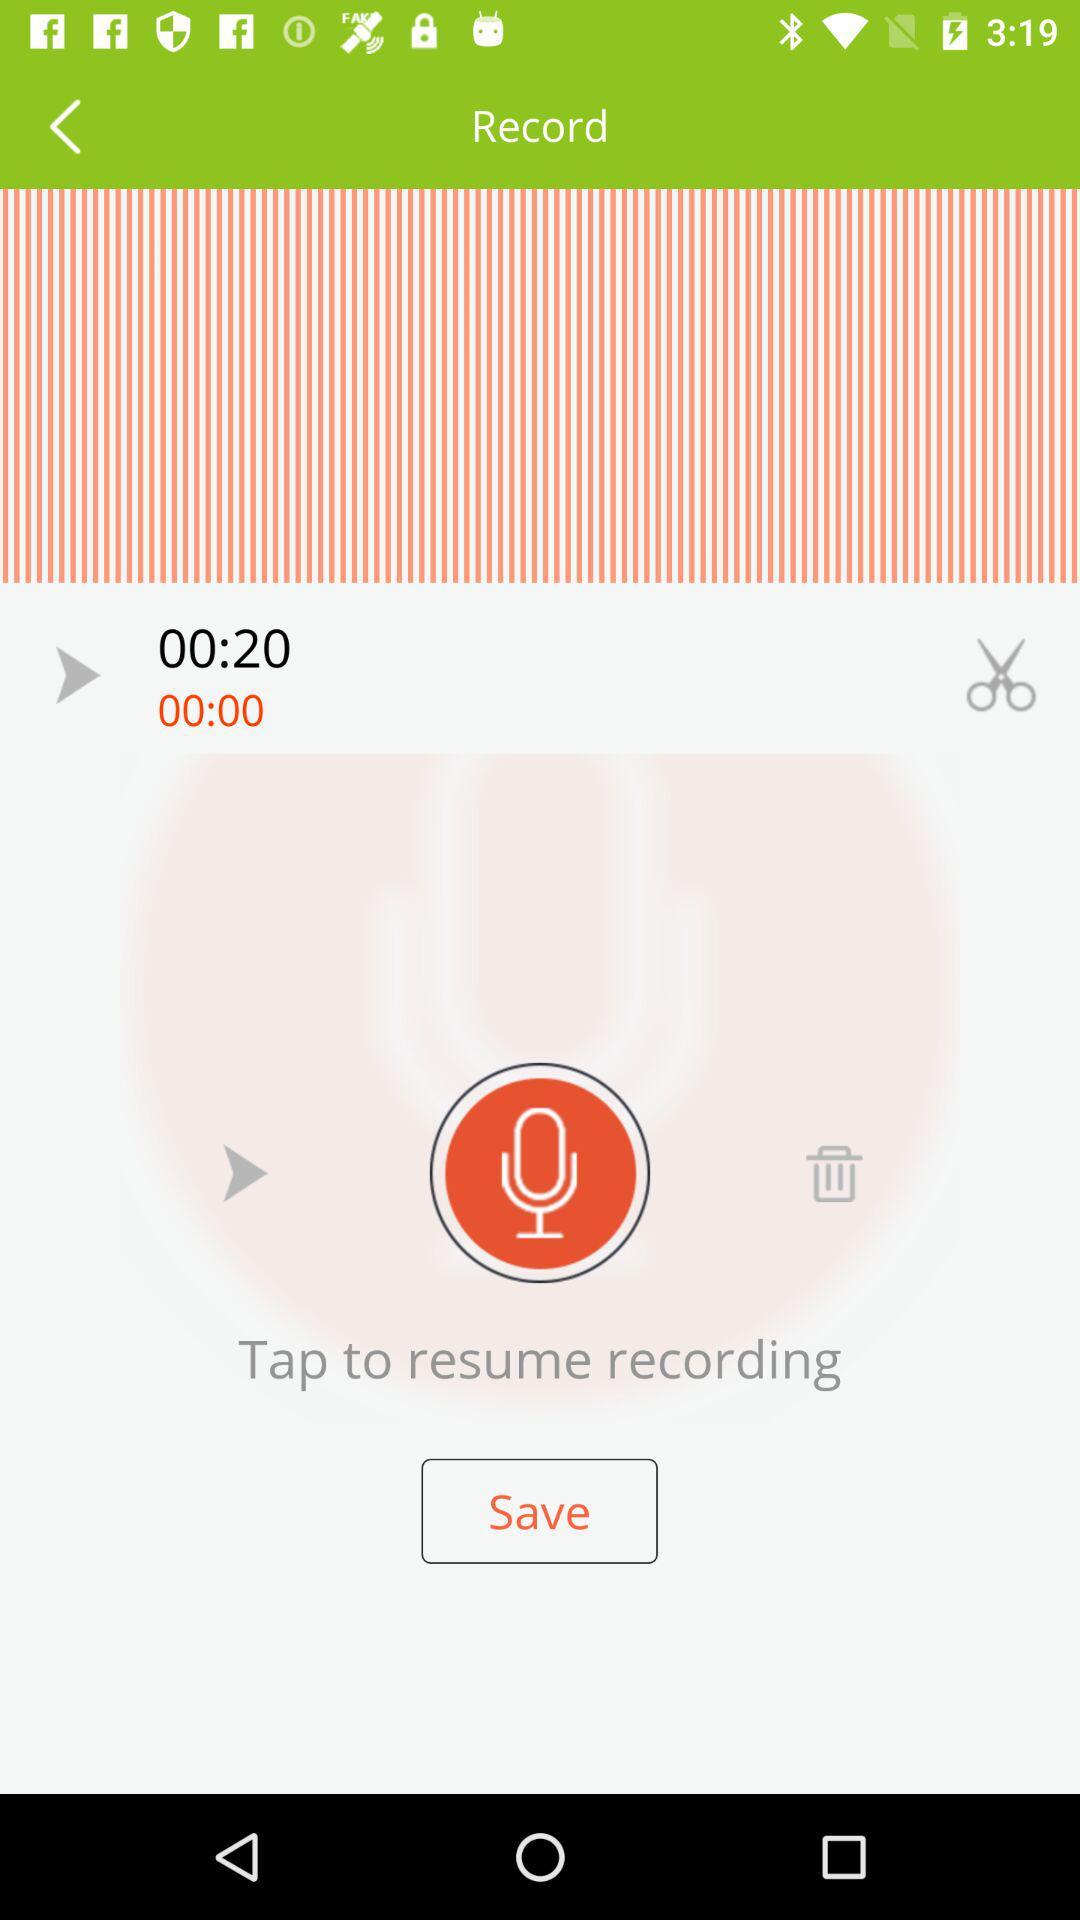 The height and width of the screenshot is (1920, 1080). What do you see at coordinates (833, 1172) in the screenshot?
I see `the delete icon` at bounding box center [833, 1172].